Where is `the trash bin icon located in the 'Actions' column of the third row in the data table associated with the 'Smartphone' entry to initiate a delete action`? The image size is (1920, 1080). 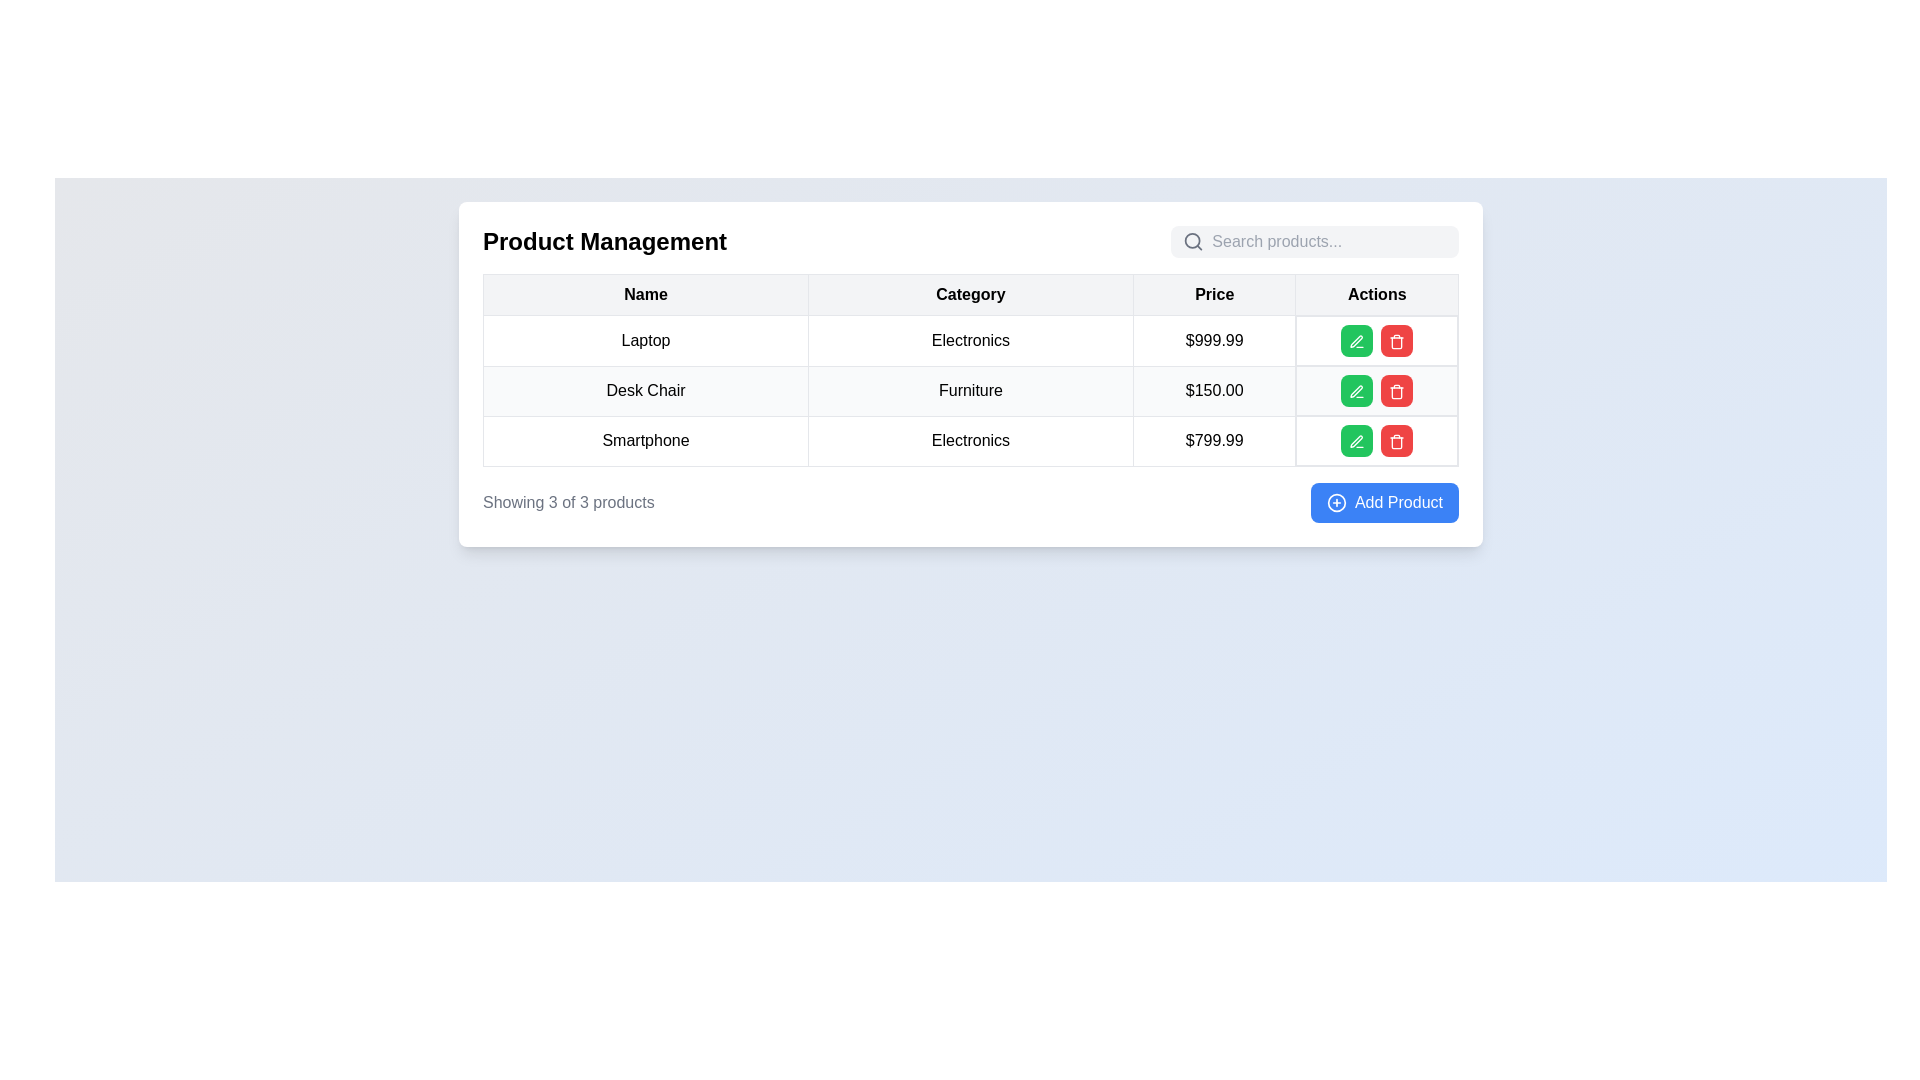 the trash bin icon located in the 'Actions' column of the third row in the data table associated with the 'Smartphone' entry to initiate a delete action is located at coordinates (1396, 342).